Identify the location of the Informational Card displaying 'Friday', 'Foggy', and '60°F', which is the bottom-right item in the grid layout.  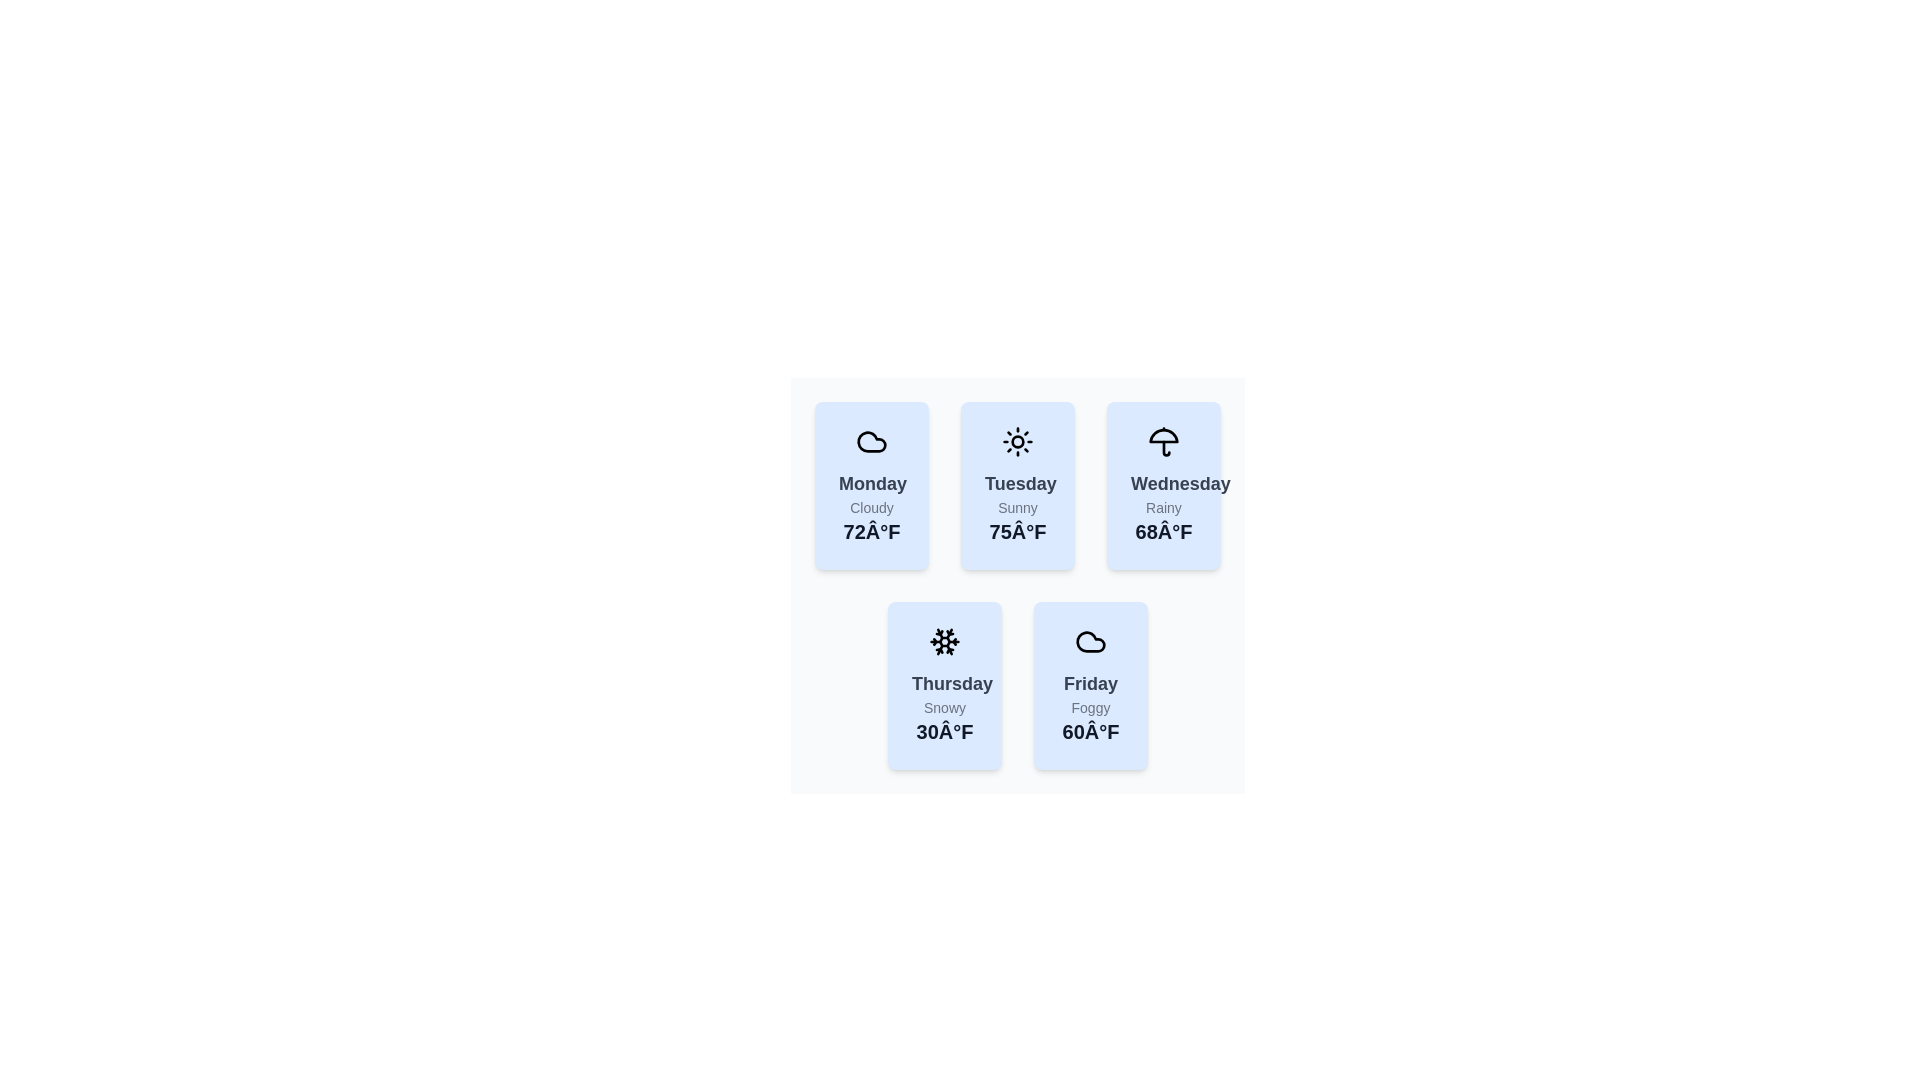
(1089, 685).